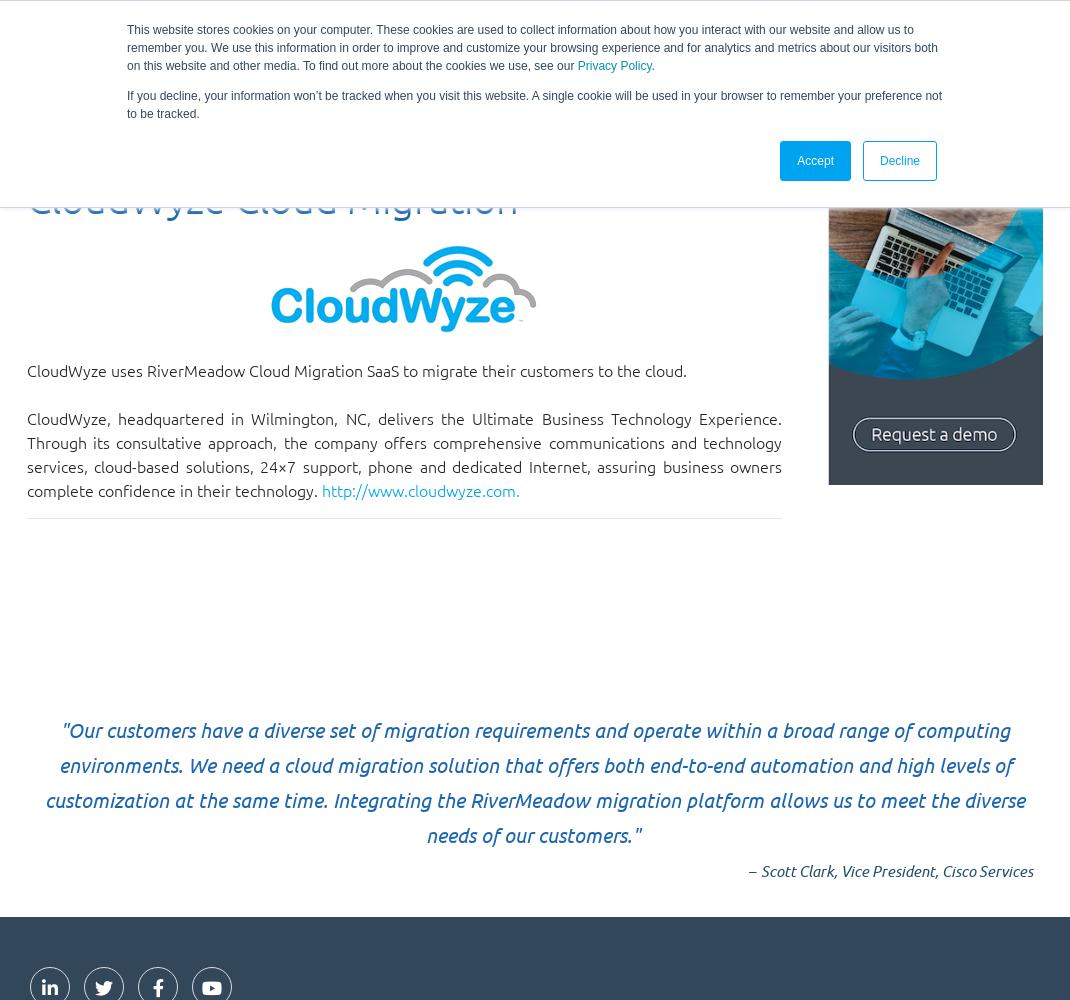 The width and height of the screenshot is (1070, 1000). Describe the element at coordinates (535, 782) in the screenshot. I see `'"Our customers have a diverse set of migration requirements and operate within a broad range of computing environments. We need a cloud migration solution that offers both end-to-end automation and high levels of customization at the same time. Integrating the RiverMeadow migration platform allows us to meet the diverse needs of our customers."'` at that location.